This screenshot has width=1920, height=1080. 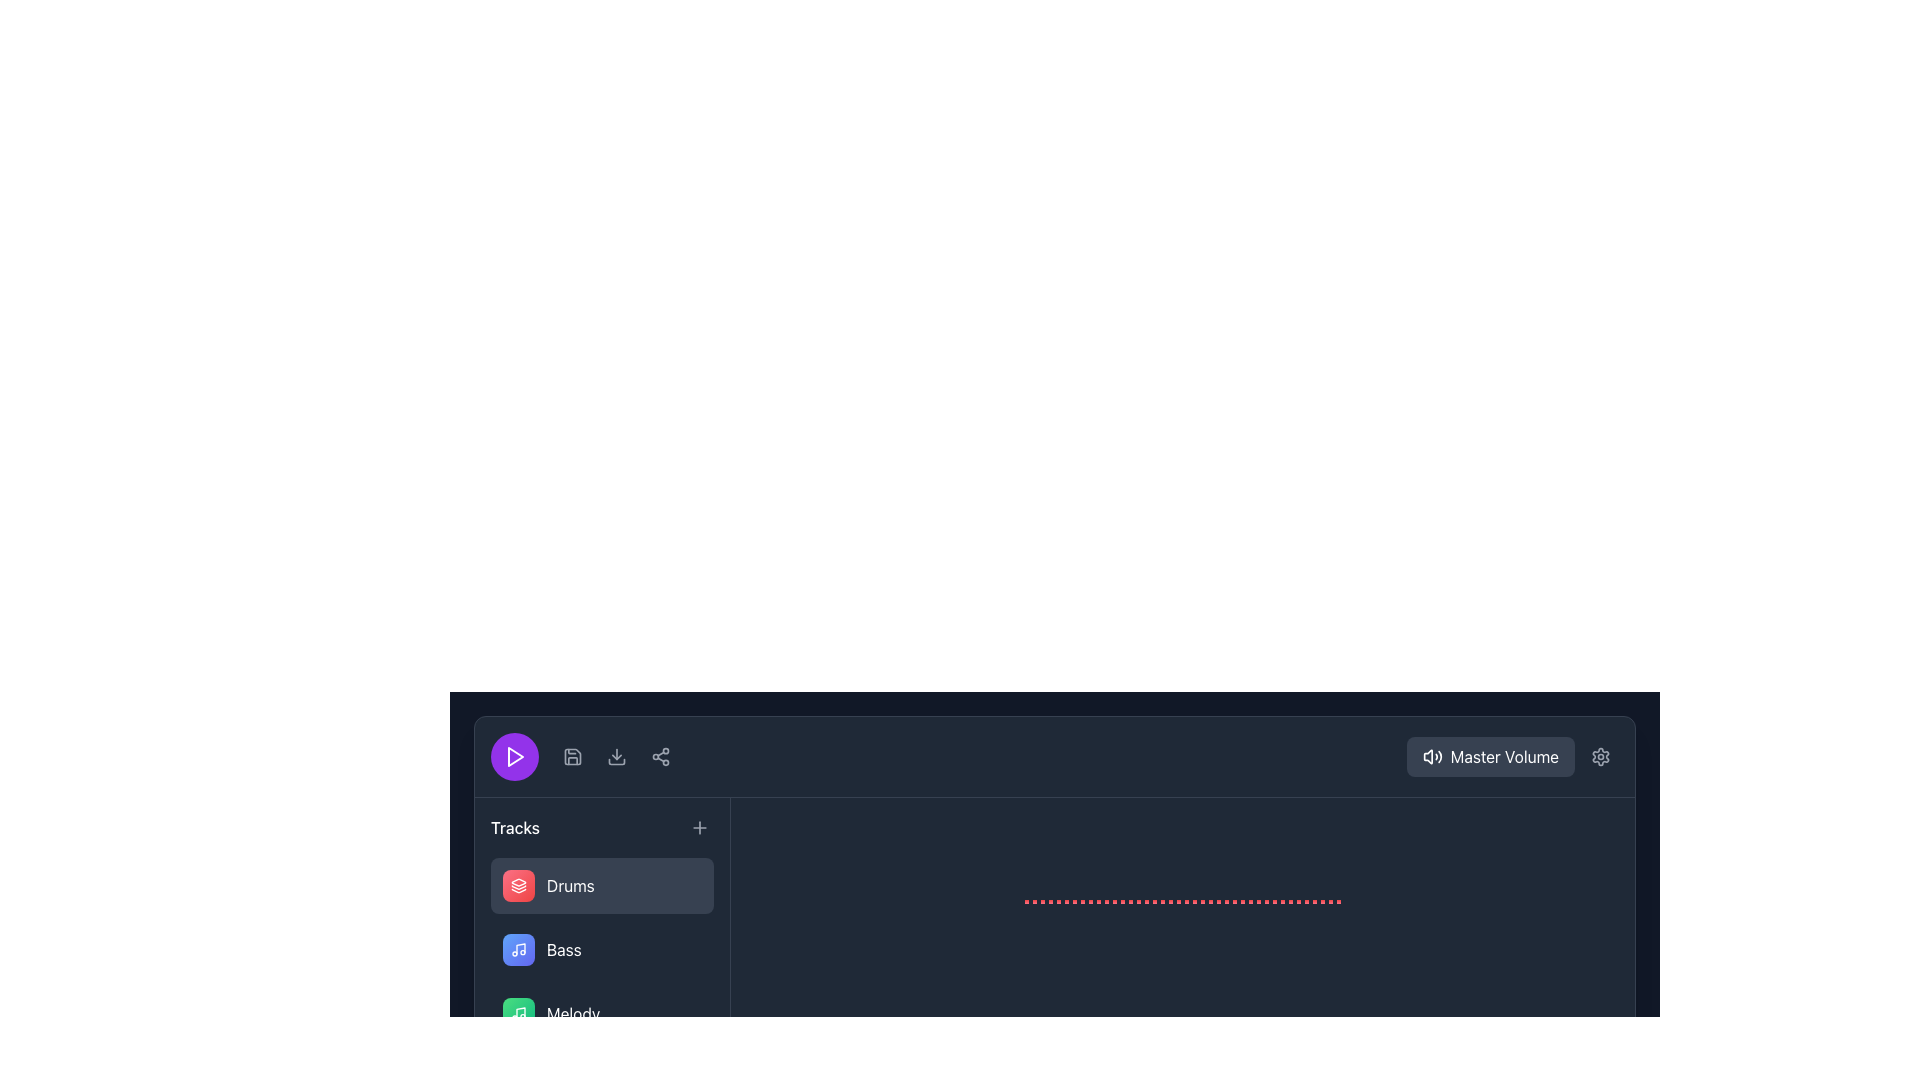 I want to click on the small gray save icon located in the toolbar, positioned to the right of the large circular play button, so click(x=571, y=756).